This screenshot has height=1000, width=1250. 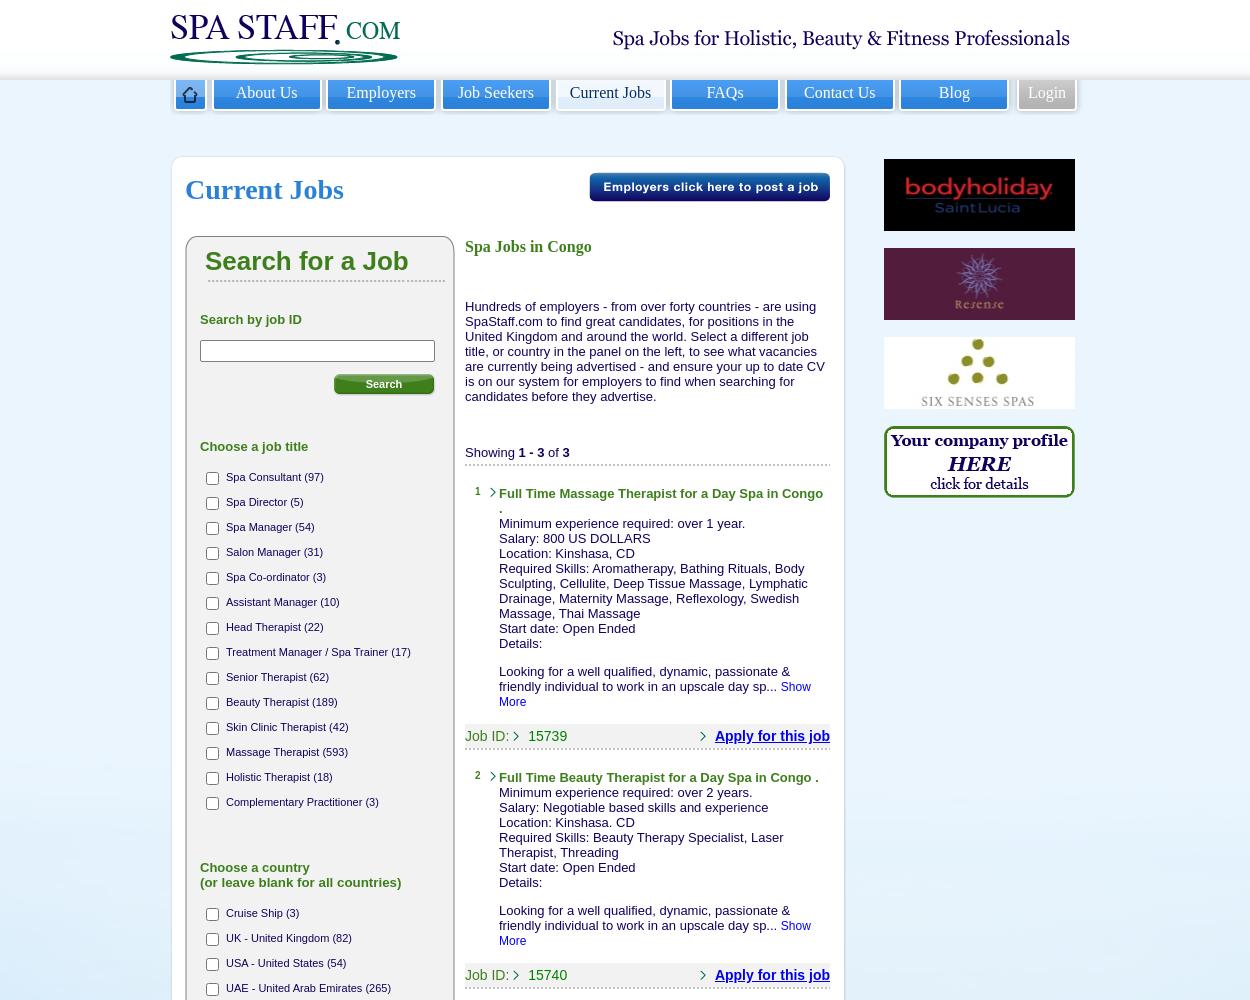 What do you see at coordinates (383, 383) in the screenshot?
I see `'Search'` at bounding box center [383, 383].